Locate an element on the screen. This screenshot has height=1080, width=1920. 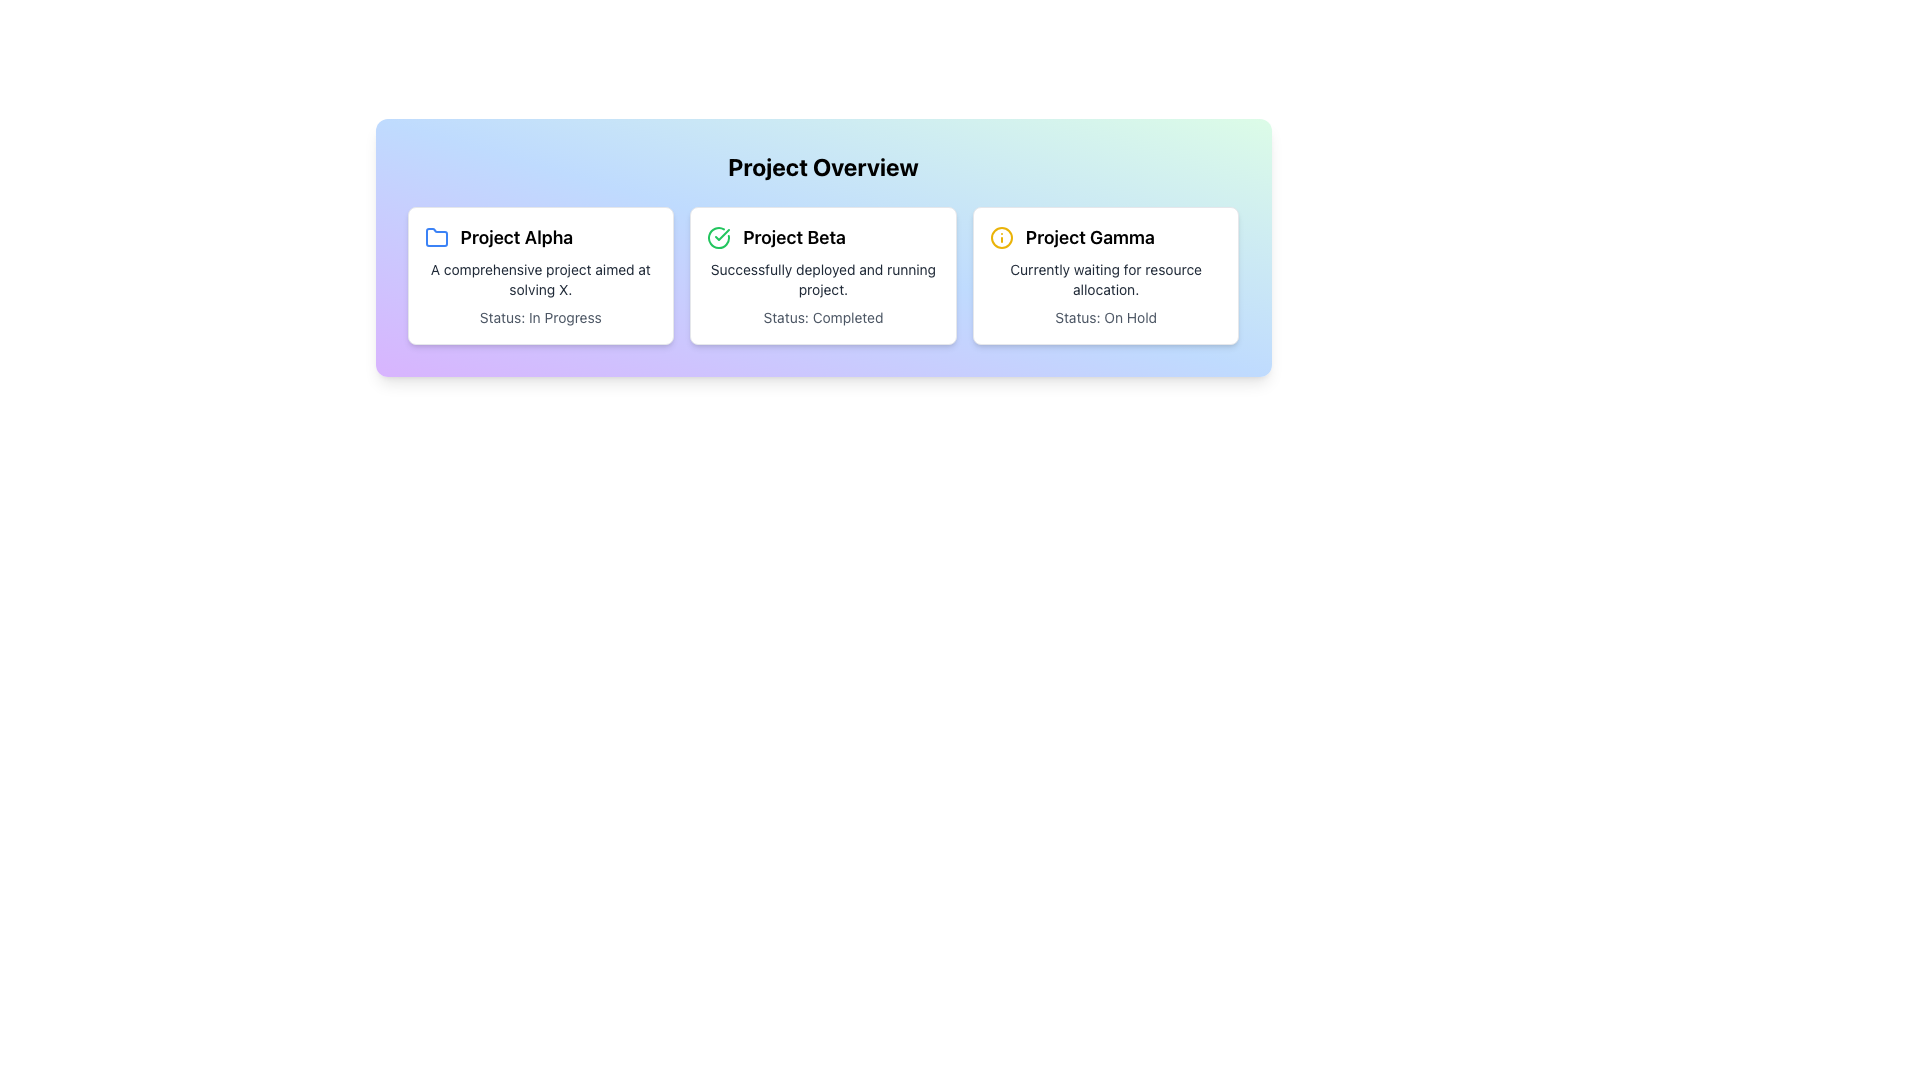
the text header element labeled 'Project Alpha' which features a blue folder icon followed by bold text, located at the top-left portion of the card is located at coordinates (540, 237).